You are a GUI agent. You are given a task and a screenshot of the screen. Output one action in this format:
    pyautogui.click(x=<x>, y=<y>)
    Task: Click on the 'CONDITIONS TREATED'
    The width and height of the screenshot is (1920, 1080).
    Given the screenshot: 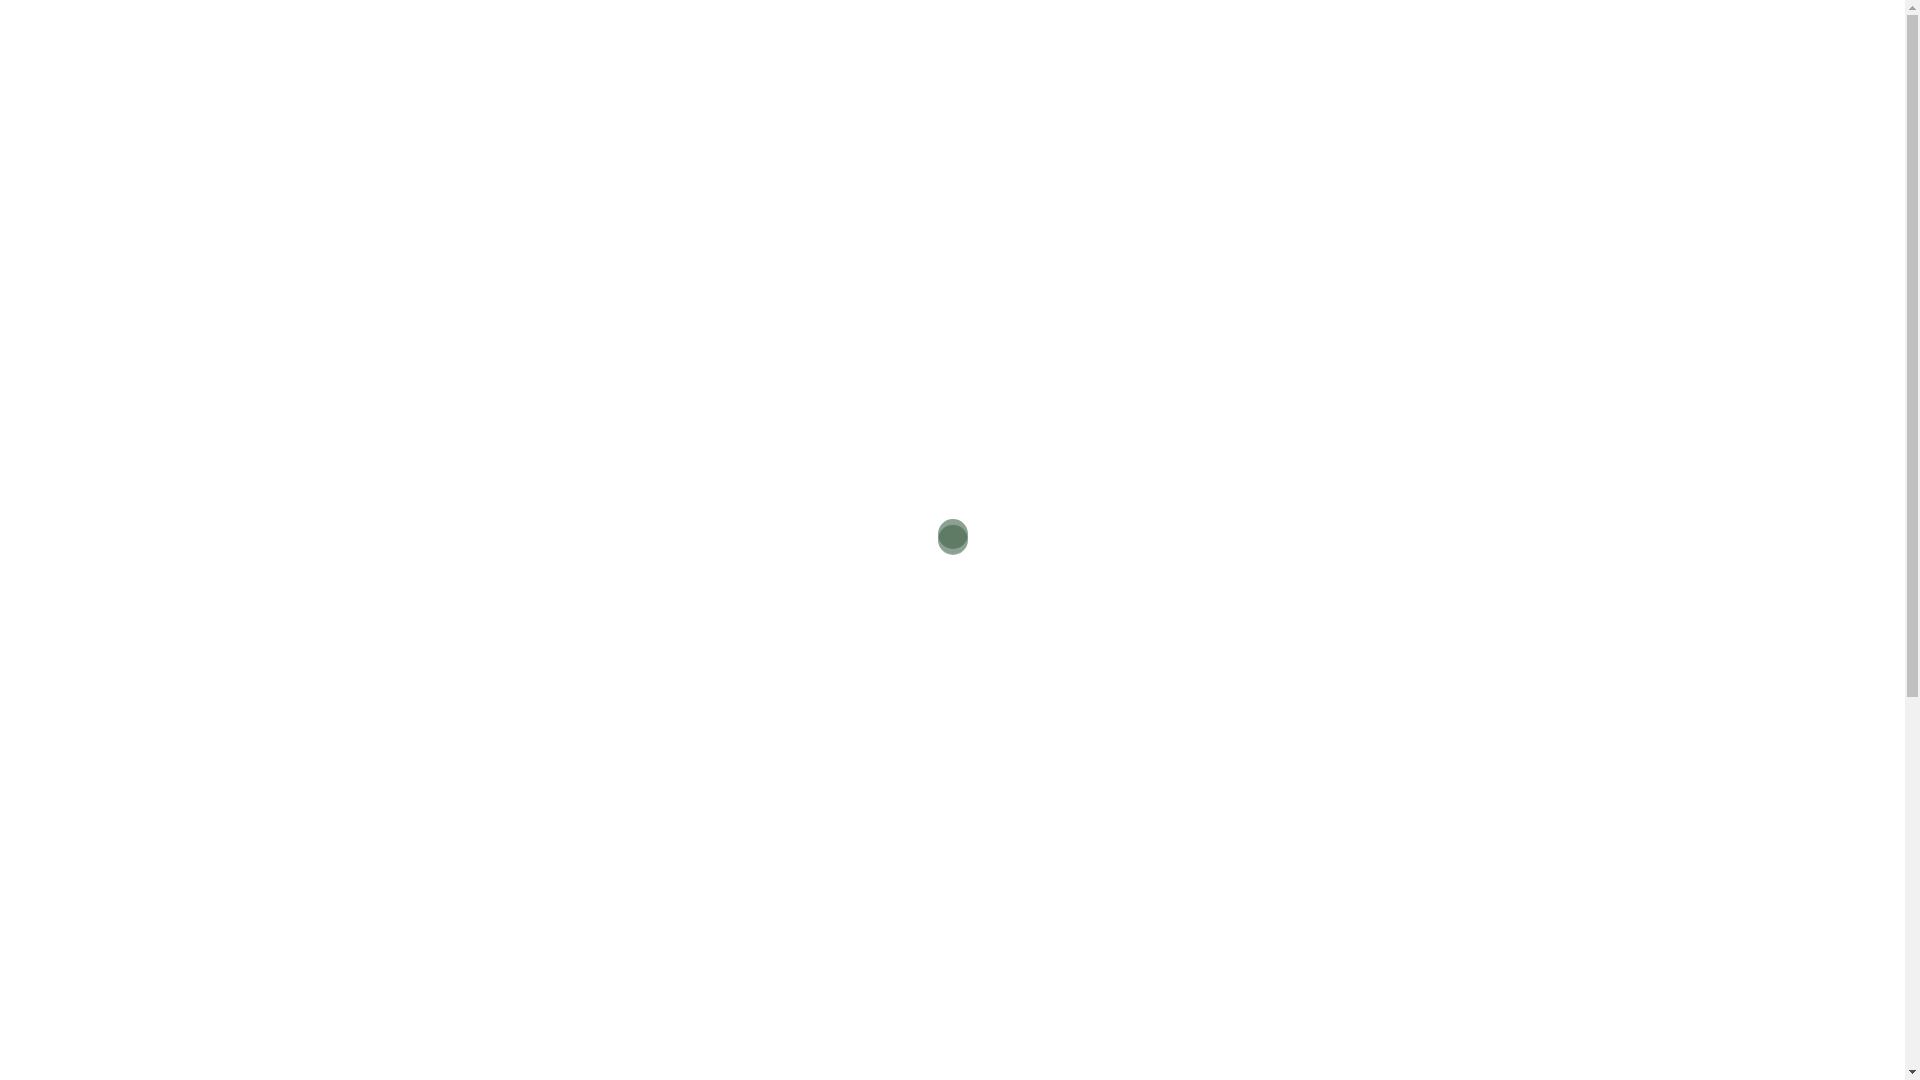 What is the action you would take?
    pyautogui.click(x=718, y=91)
    